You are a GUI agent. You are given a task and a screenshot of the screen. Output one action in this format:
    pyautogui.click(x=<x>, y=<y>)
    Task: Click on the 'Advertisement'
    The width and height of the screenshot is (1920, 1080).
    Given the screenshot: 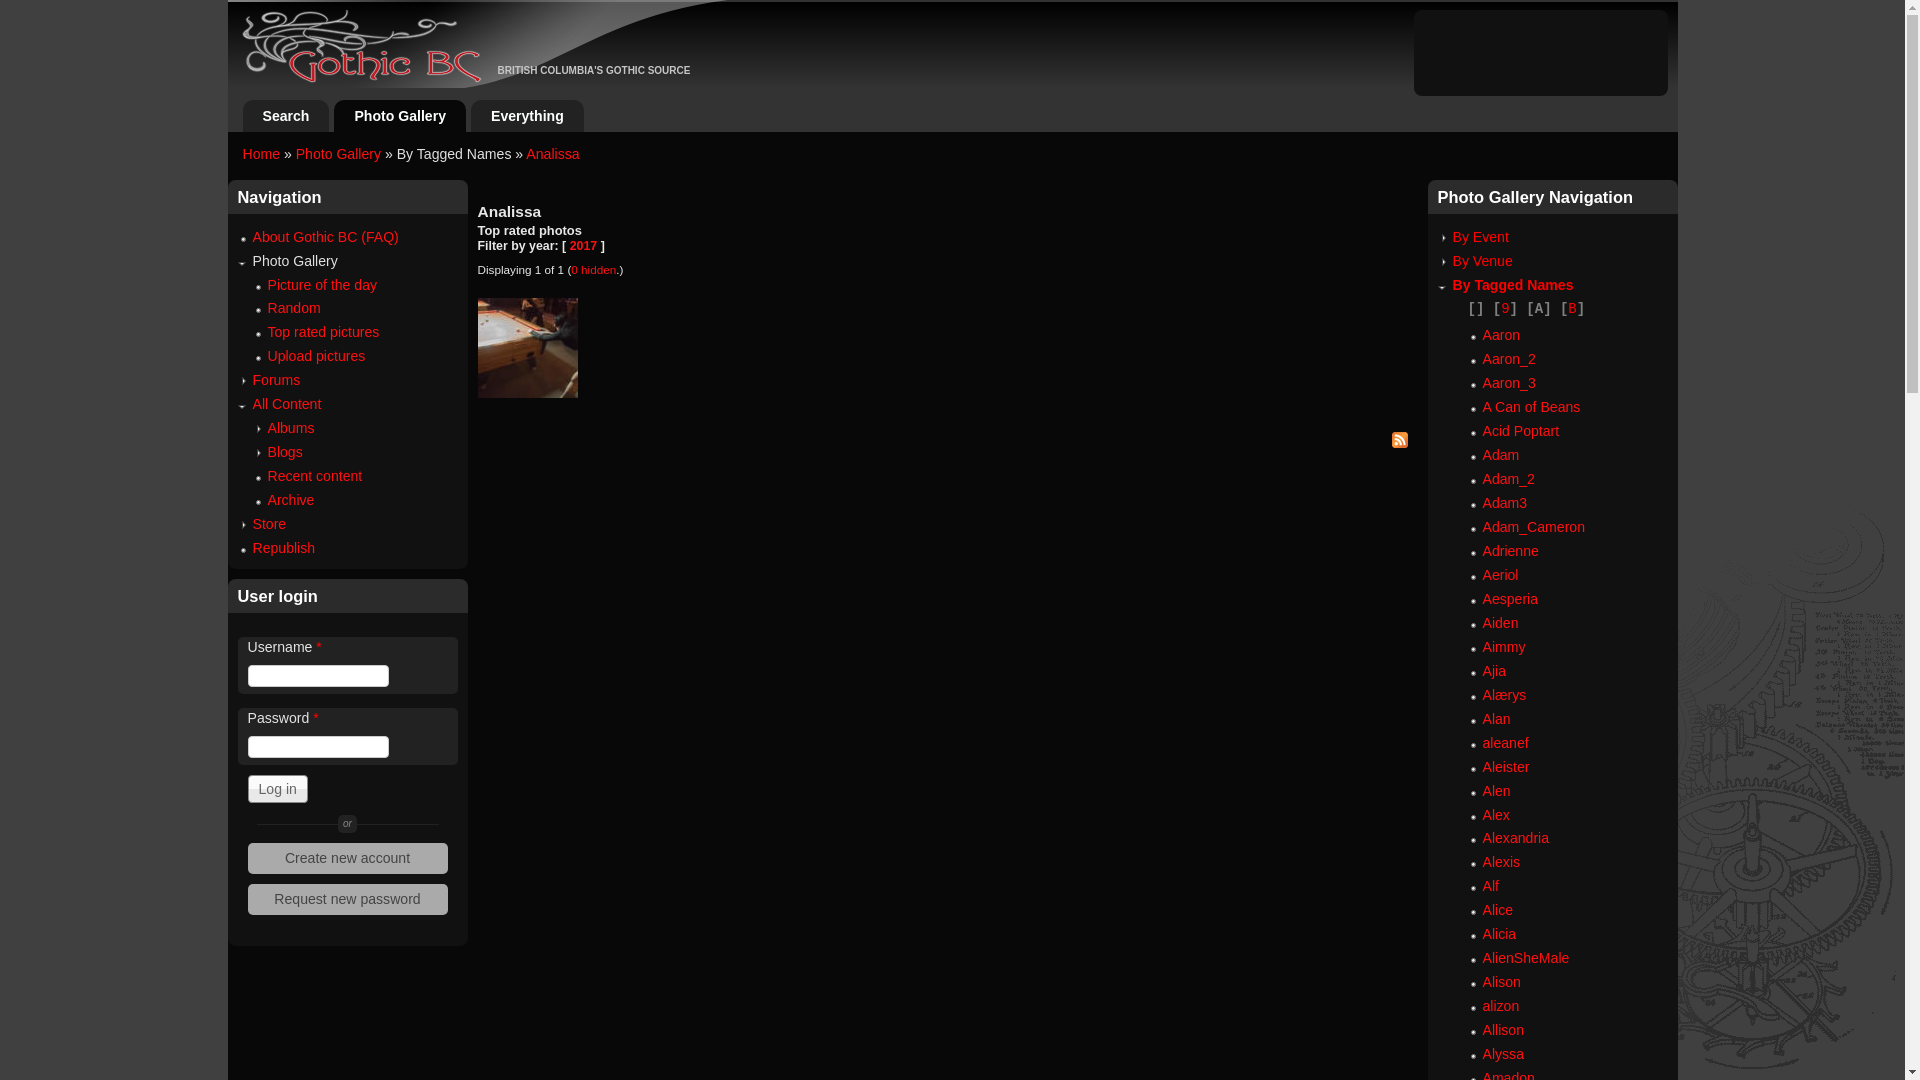 What is the action you would take?
    pyautogui.click(x=1539, y=49)
    